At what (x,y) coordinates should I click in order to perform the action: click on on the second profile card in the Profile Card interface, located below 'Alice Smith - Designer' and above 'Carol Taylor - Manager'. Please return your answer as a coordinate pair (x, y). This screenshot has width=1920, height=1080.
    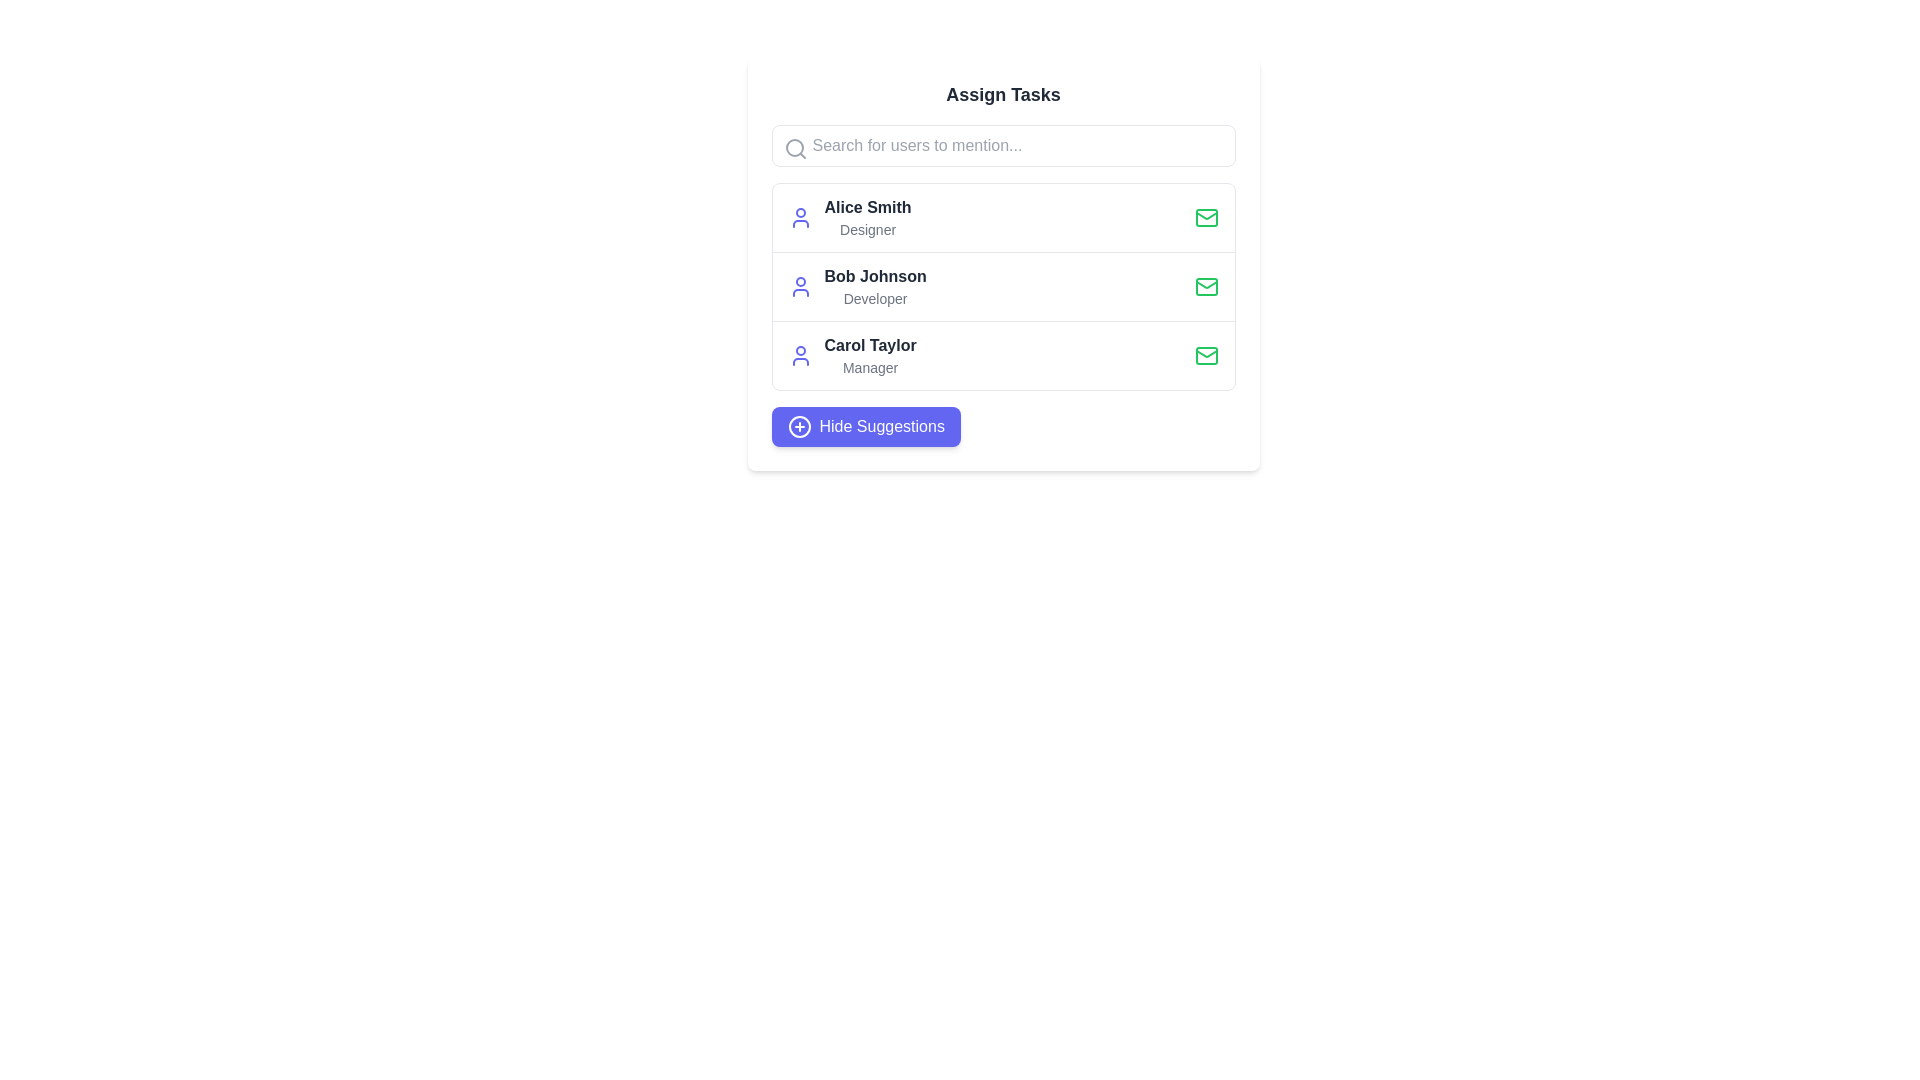
    Looking at the image, I should click on (1003, 262).